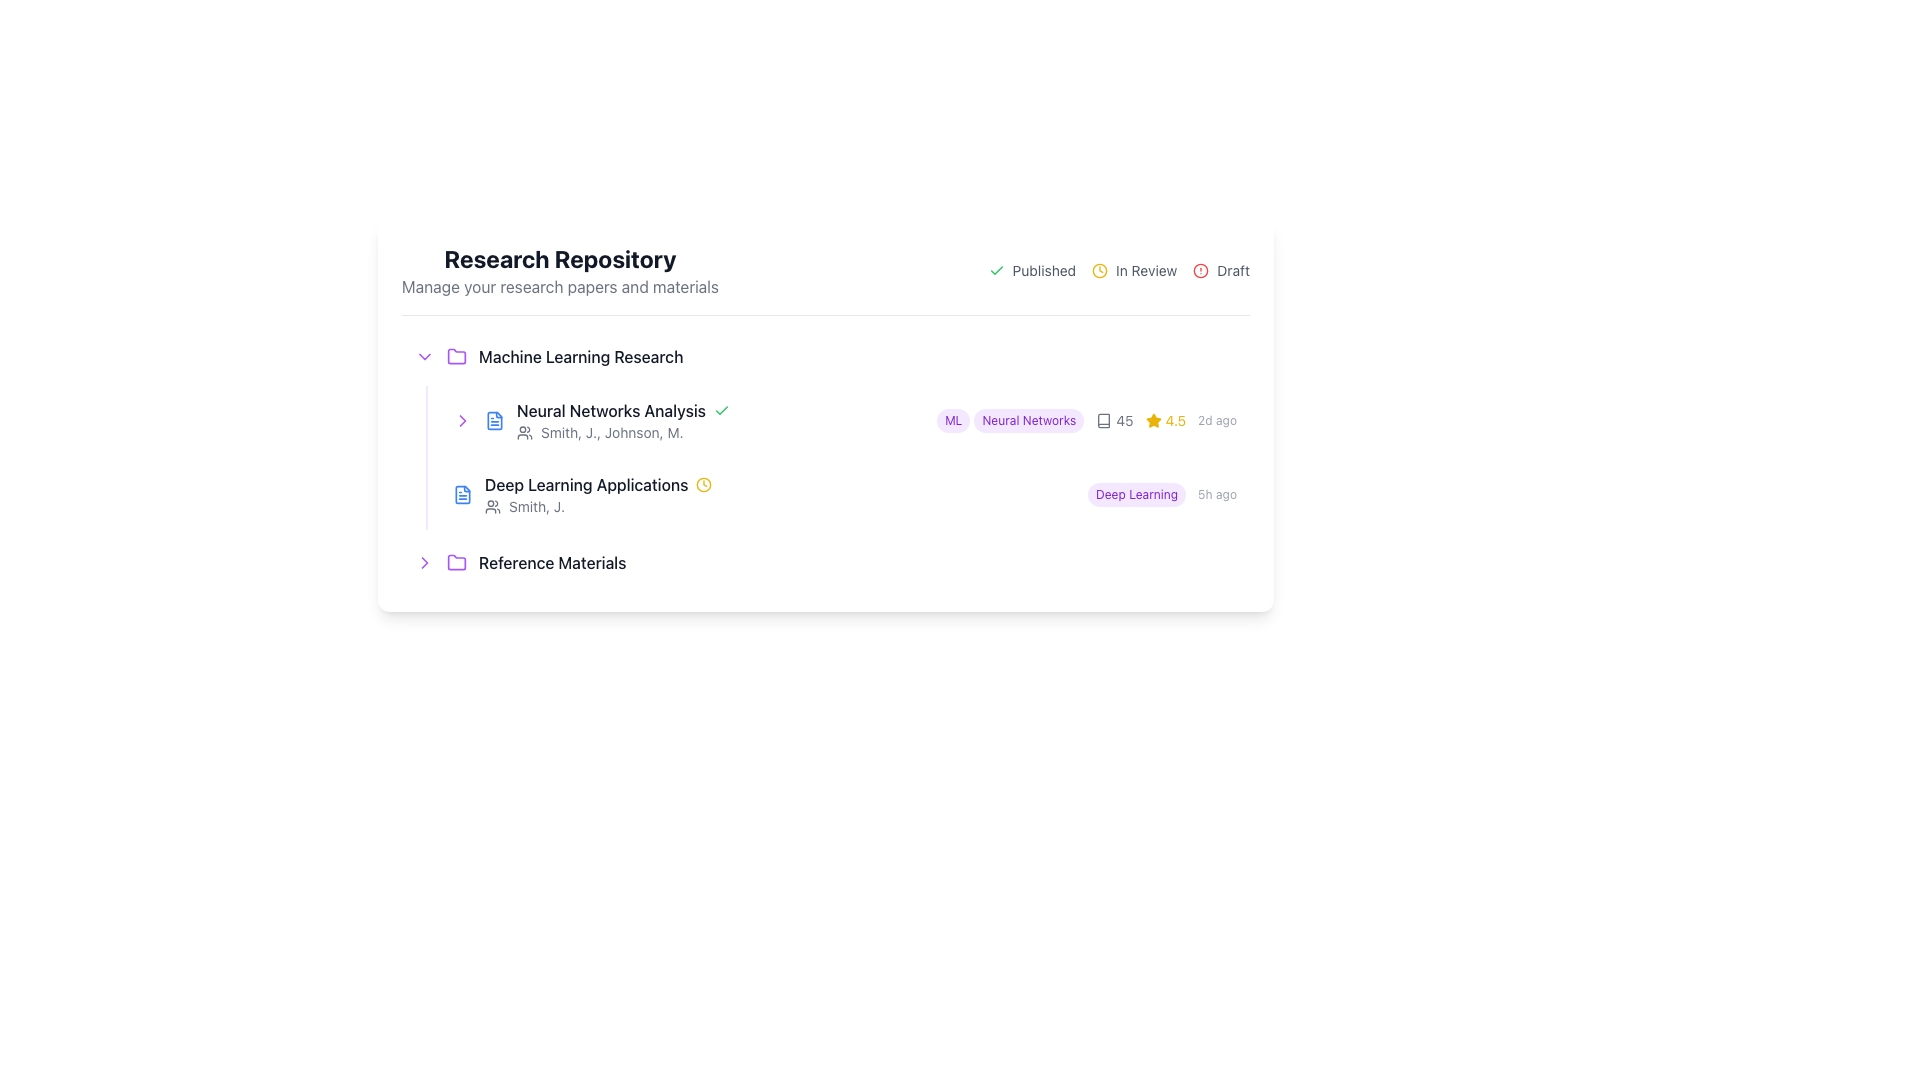 The width and height of the screenshot is (1920, 1080). Describe the element at coordinates (1118, 270) in the screenshot. I see `status labels for 'Published', 'In Review', and 'Draft' located in the top right section of the interface, adjacent to the main title and subtitle` at that location.